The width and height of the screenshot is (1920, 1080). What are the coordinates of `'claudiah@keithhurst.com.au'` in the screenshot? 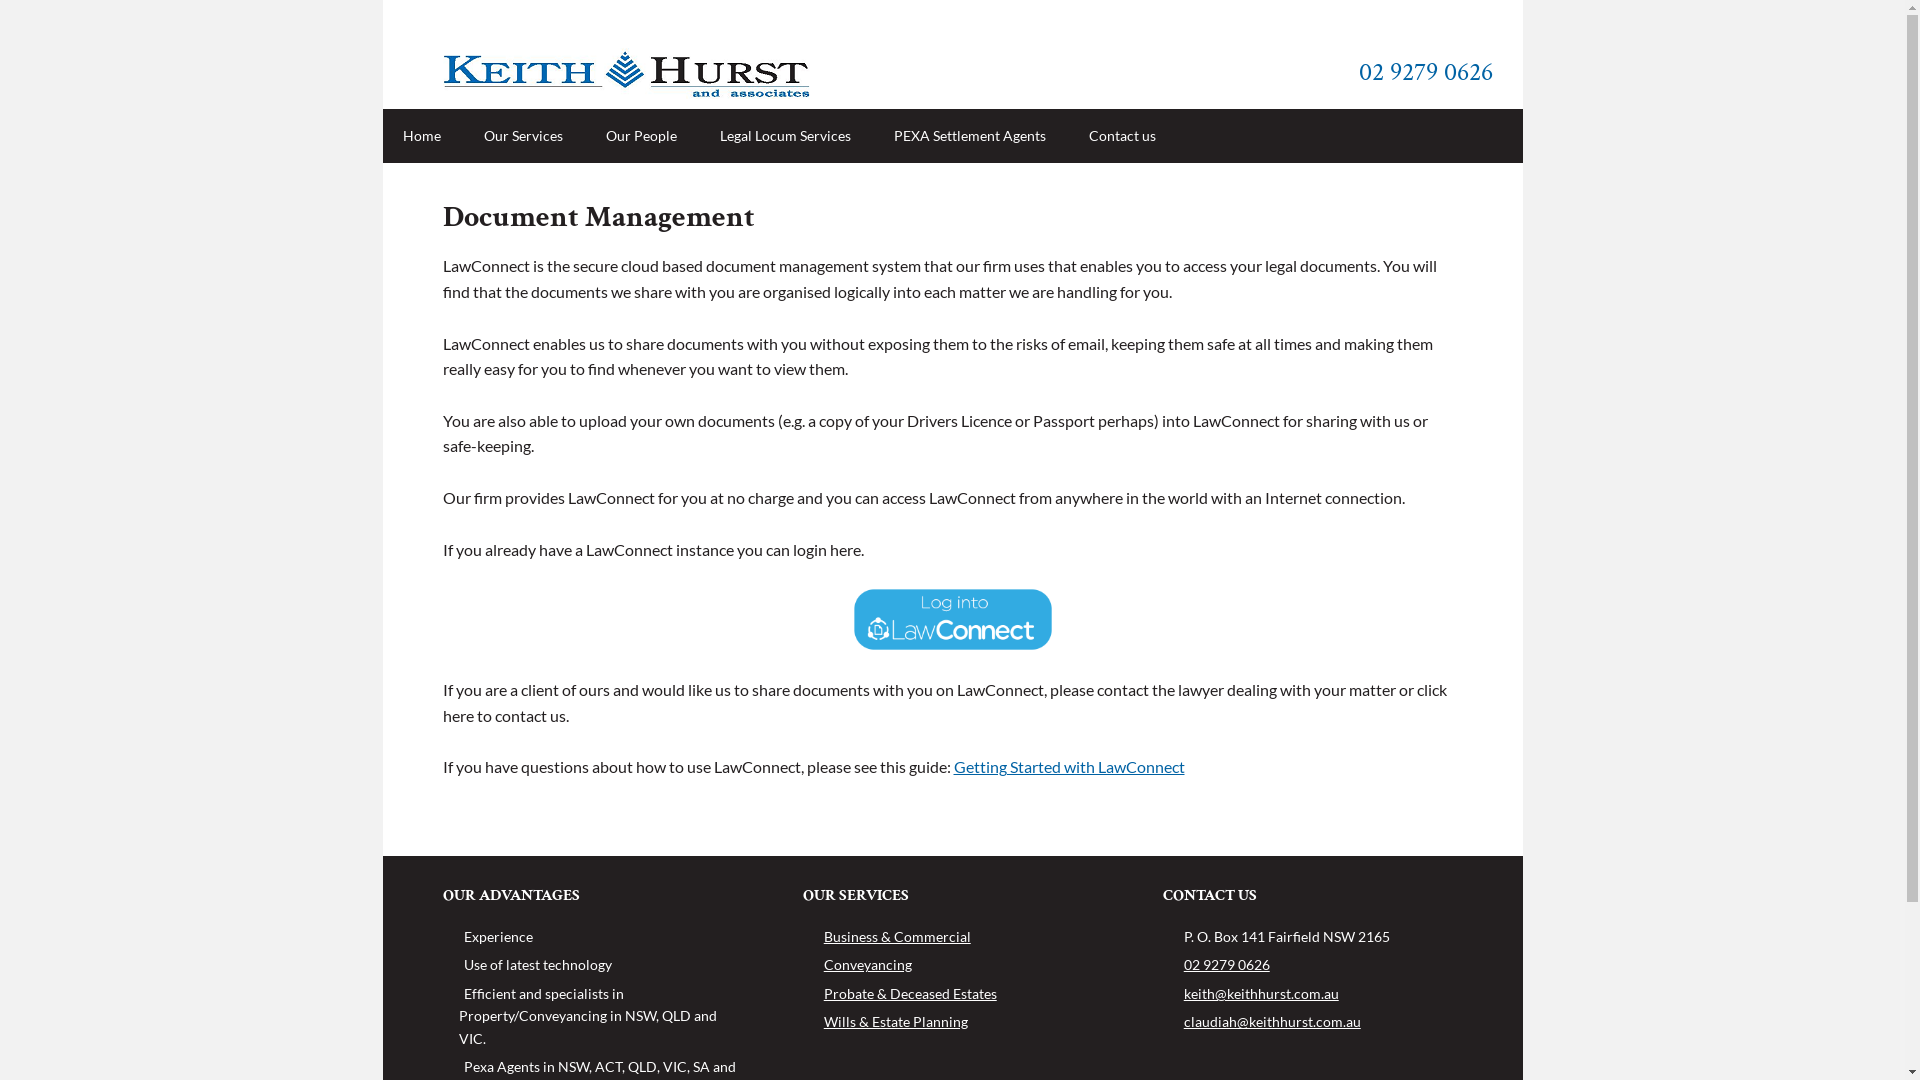 It's located at (1271, 1021).